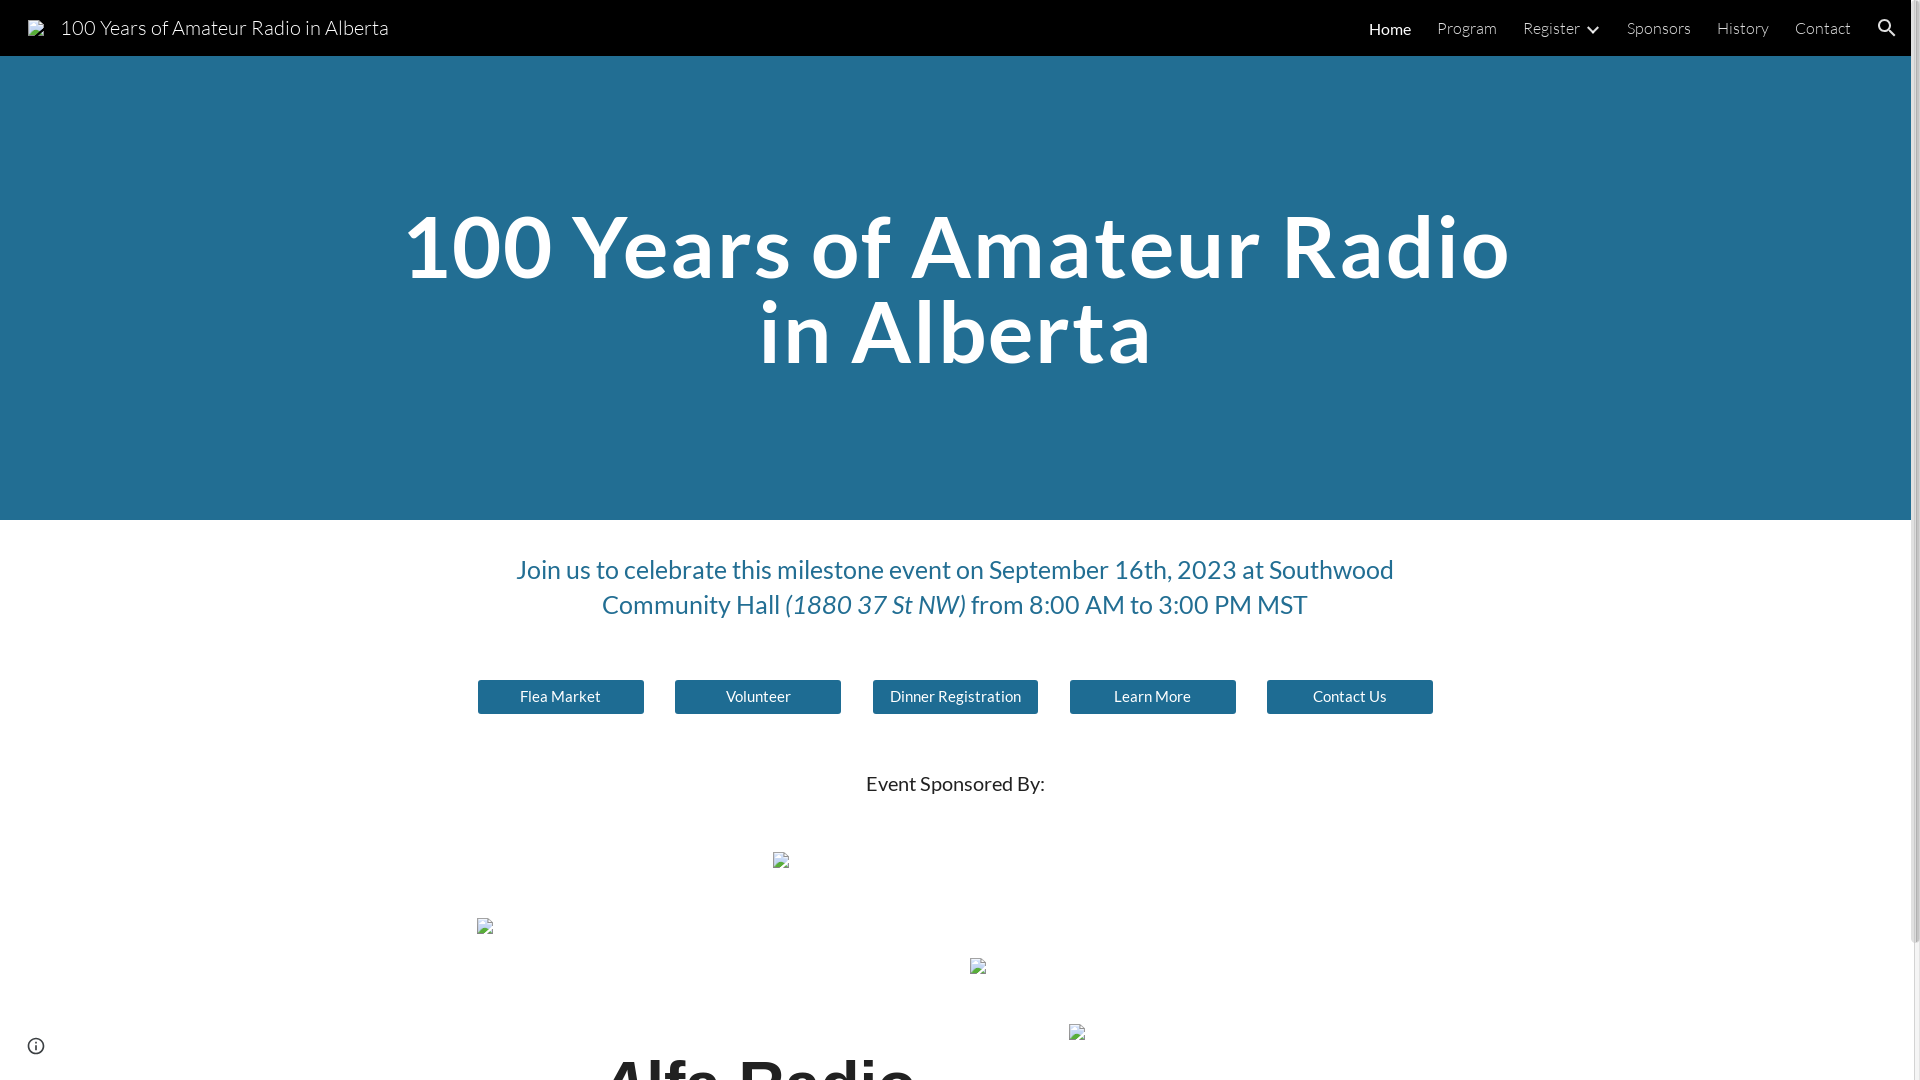 The width and height of the screenshot is (1920, 1080). What do you see at coordinates (1152, 696) in the screenshot?
I see `'Learn More'` at bounding box center [1152, 696].